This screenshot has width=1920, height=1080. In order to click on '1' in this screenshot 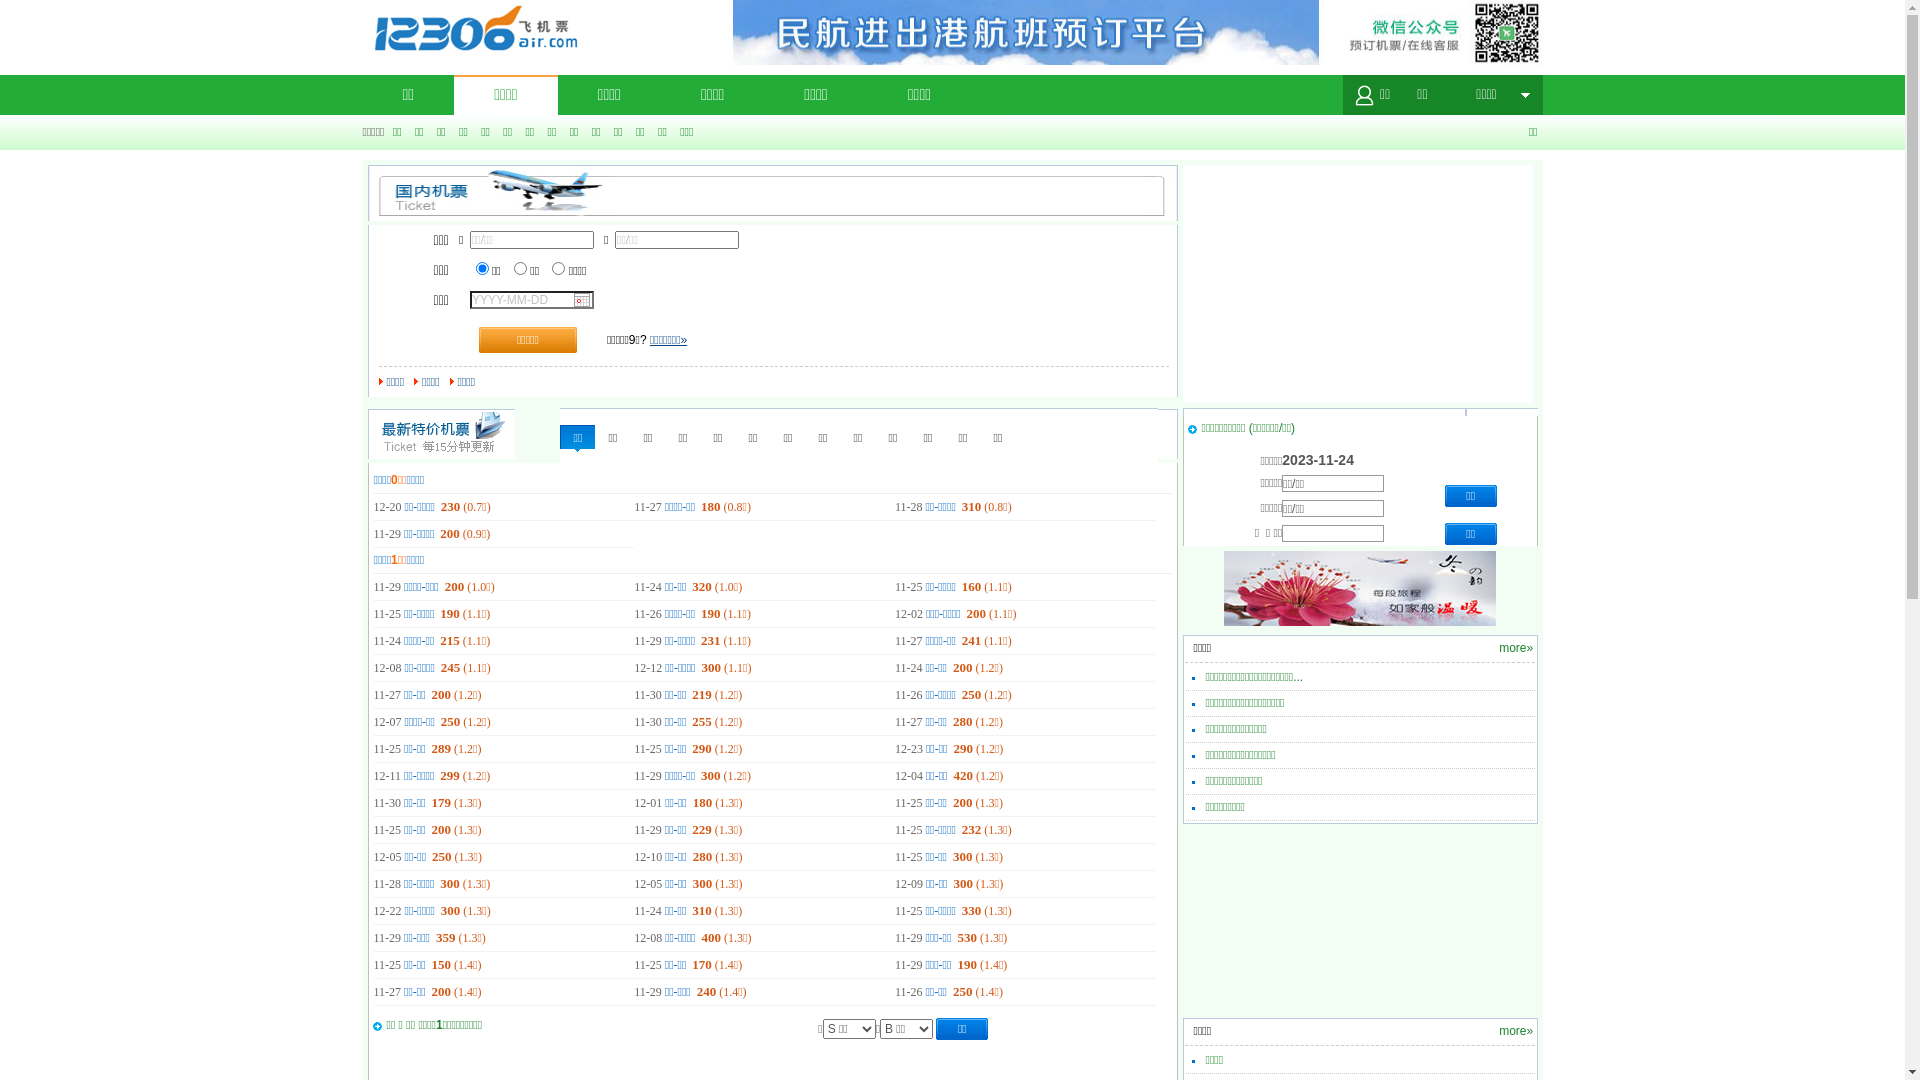, I will do `click(482, 267)`.